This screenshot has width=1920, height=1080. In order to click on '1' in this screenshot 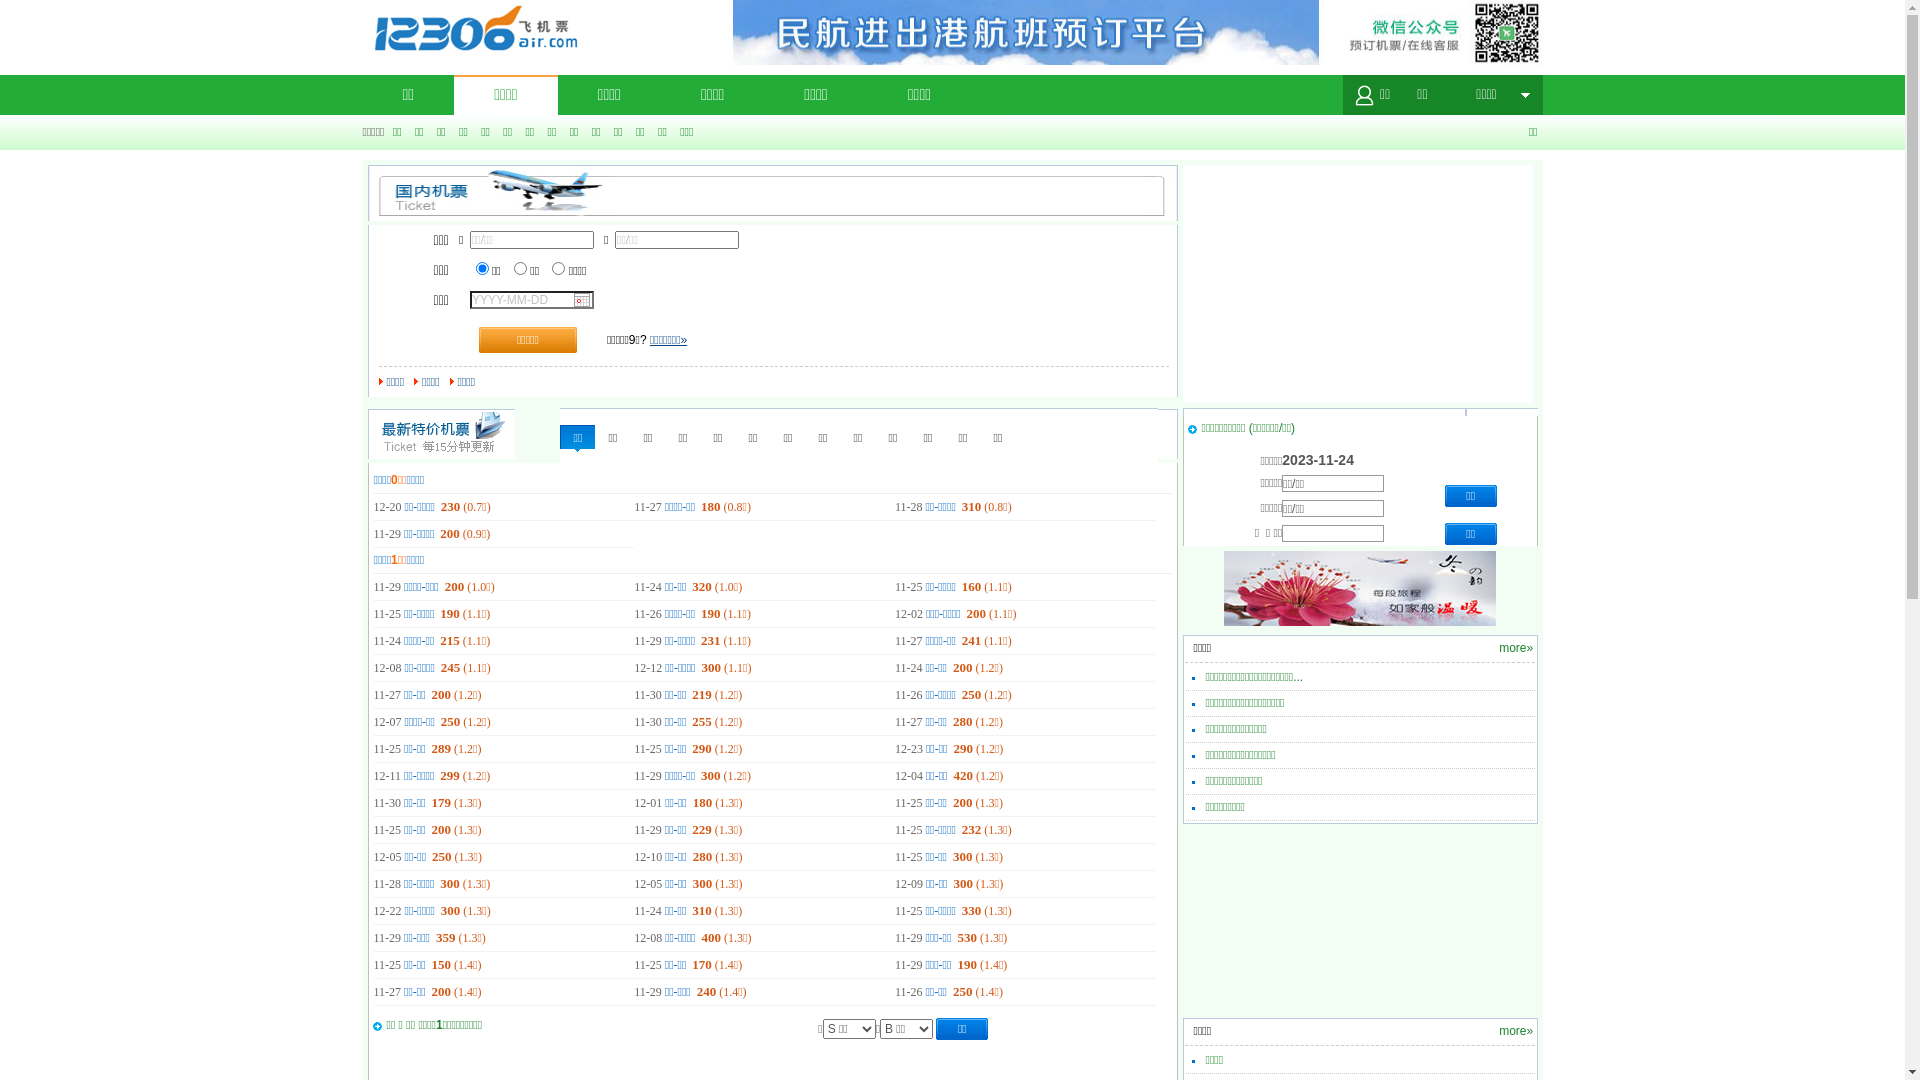, I will do `click(482, 267)`.